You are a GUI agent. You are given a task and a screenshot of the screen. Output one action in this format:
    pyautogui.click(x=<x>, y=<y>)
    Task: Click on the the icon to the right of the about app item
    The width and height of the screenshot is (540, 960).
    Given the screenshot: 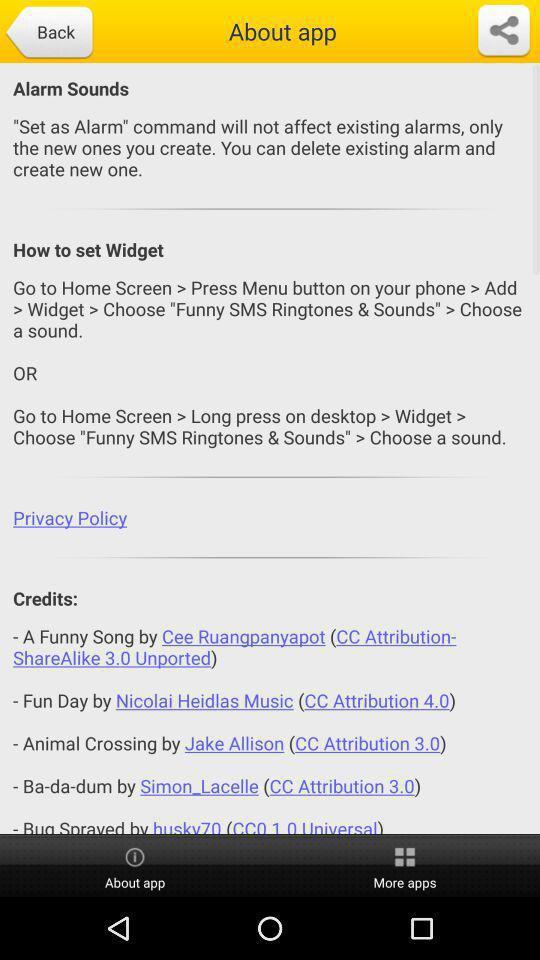 What is the action you would take?
    pyautogui.click(x=502, y=30)
    